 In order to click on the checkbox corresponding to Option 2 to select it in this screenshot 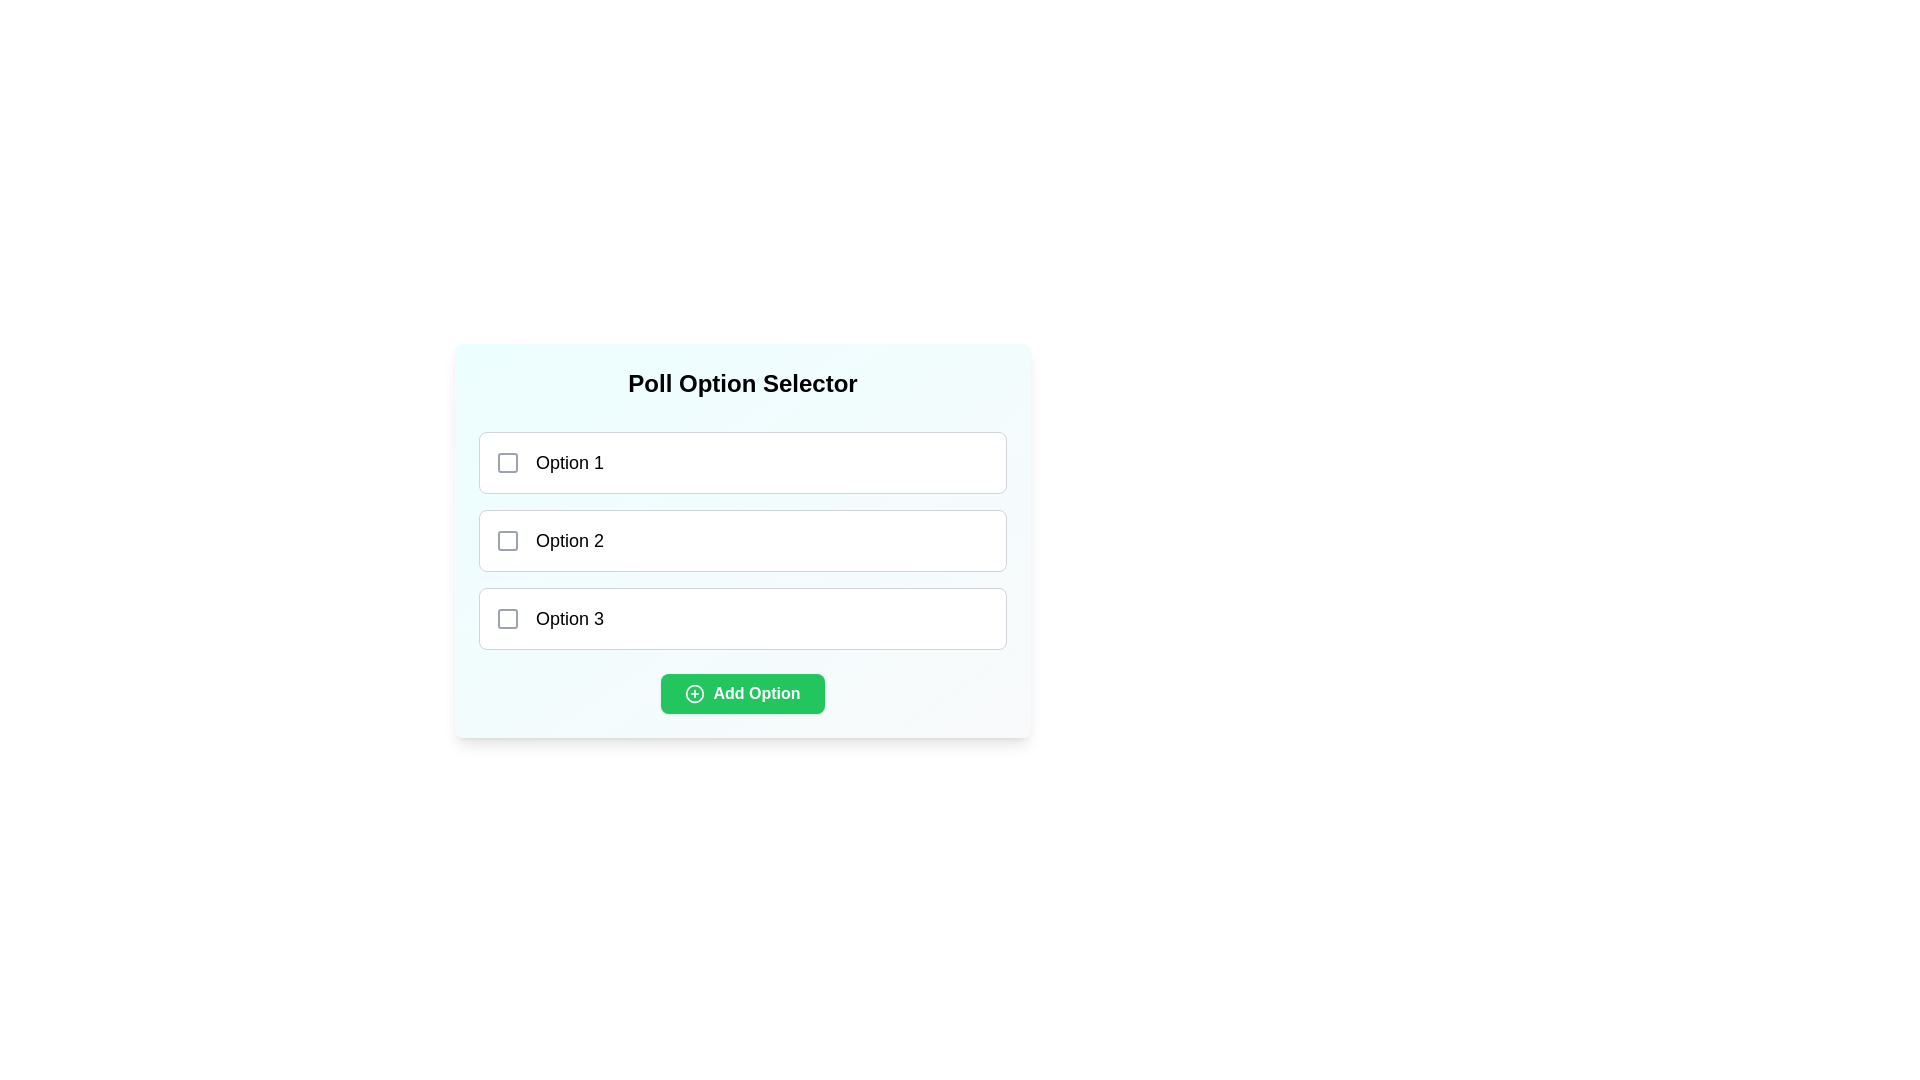, I will do `click(508, 540)`.